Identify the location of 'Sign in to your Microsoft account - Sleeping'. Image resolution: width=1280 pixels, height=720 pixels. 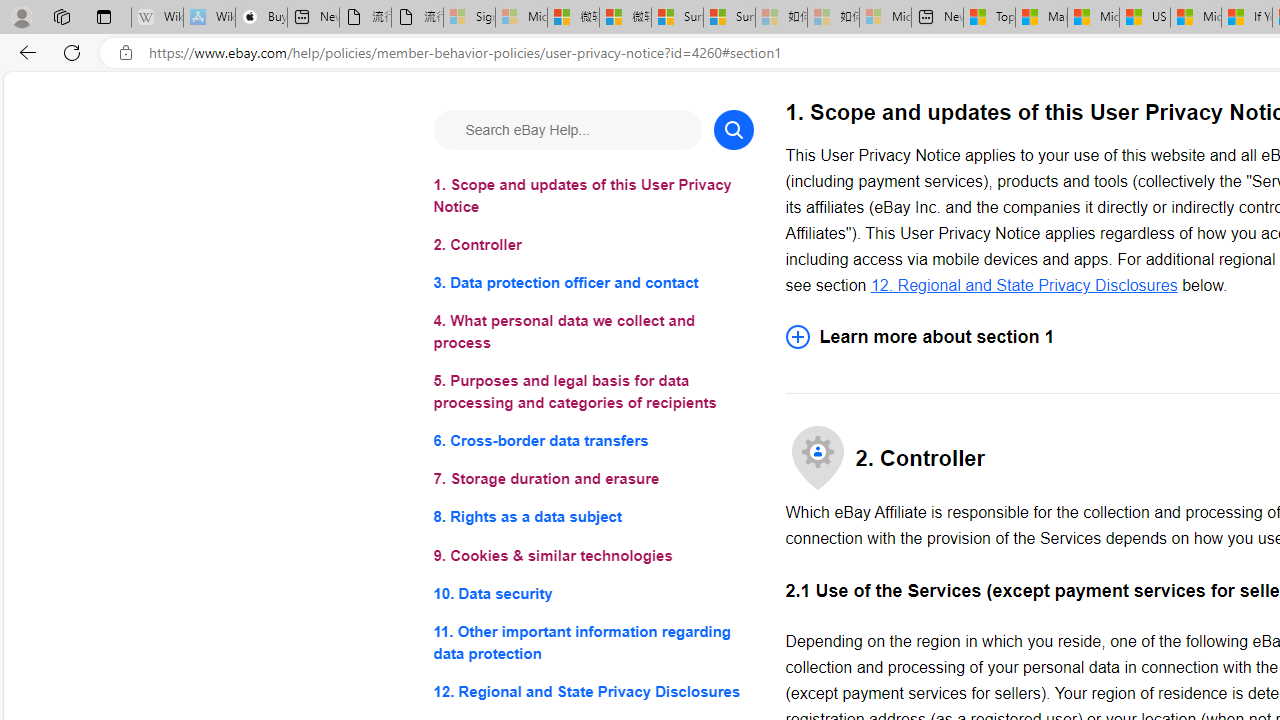
(468, 17).